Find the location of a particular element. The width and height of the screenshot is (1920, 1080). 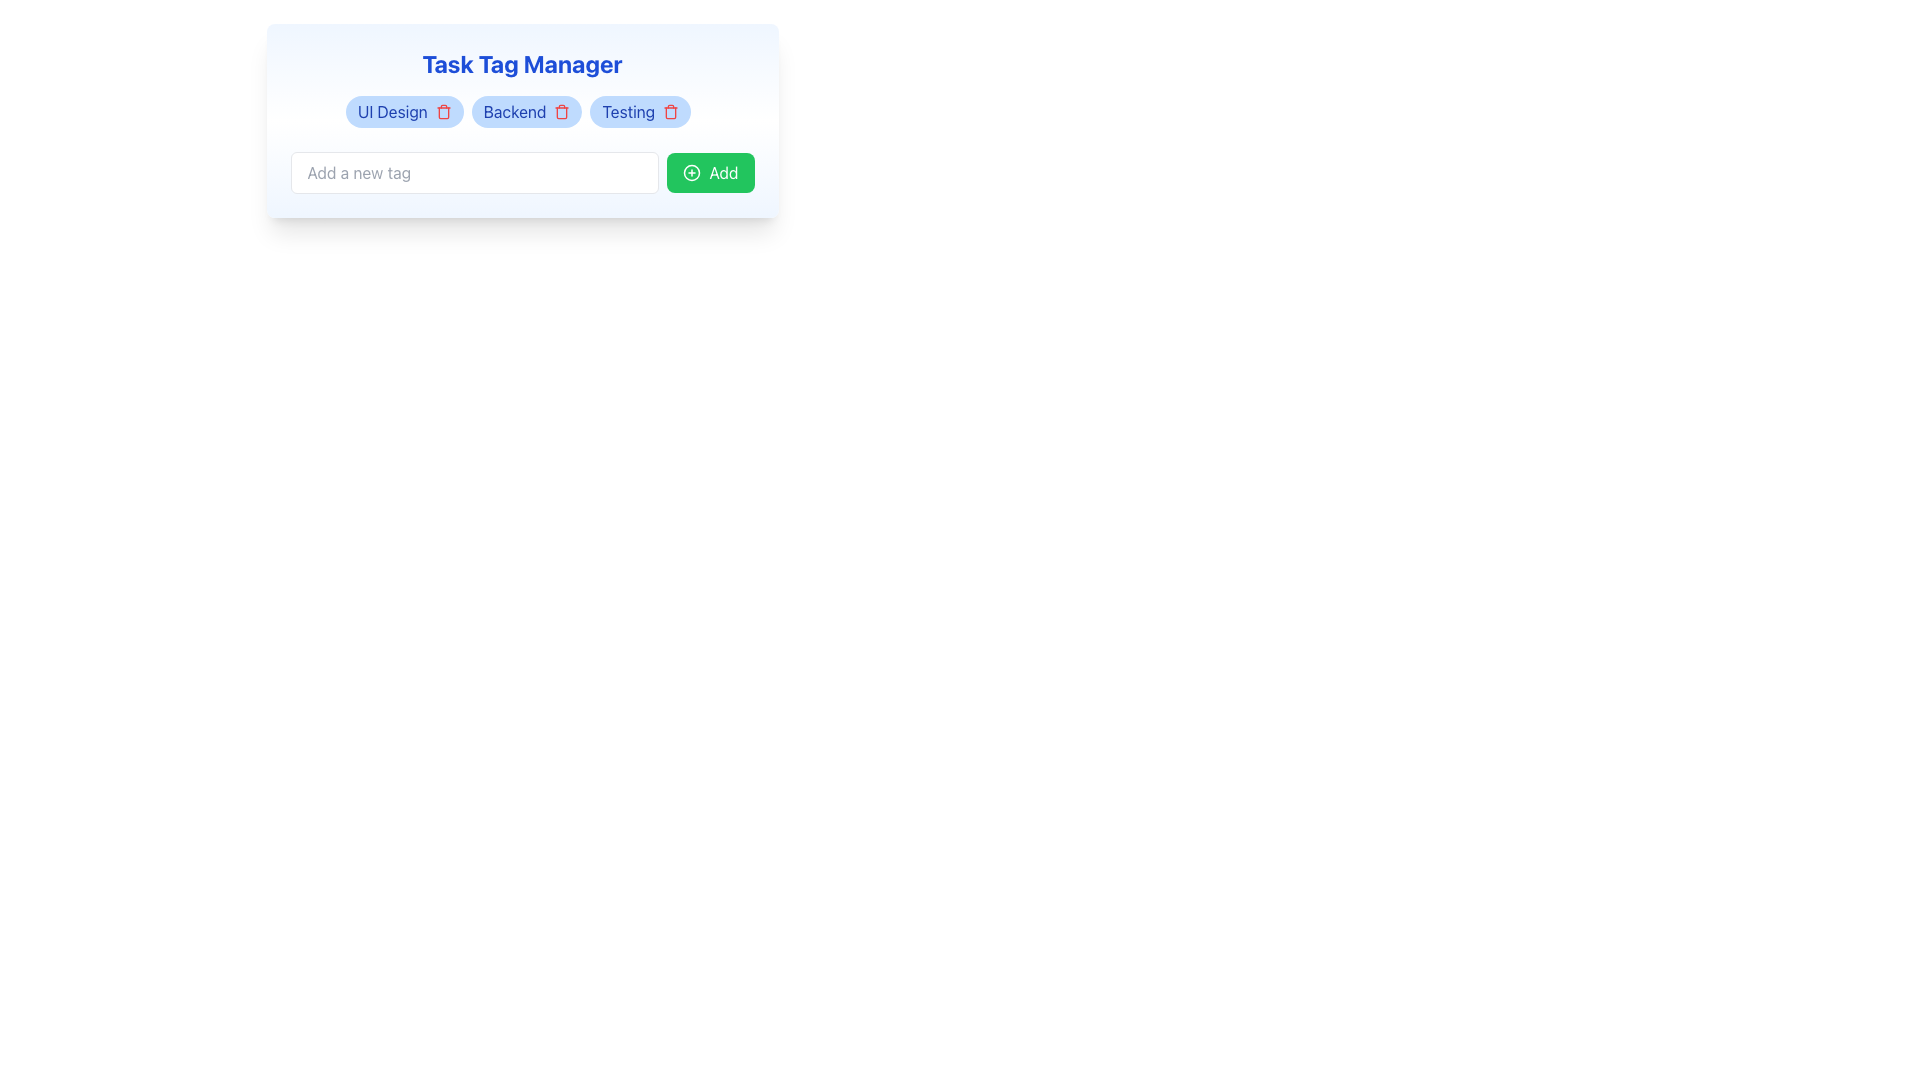

the small circular '+' icon with a green background and white border, located at the leftmost part of the green 'Add' button in the bottom-right section of the interface is located at coordinates (692, 172).